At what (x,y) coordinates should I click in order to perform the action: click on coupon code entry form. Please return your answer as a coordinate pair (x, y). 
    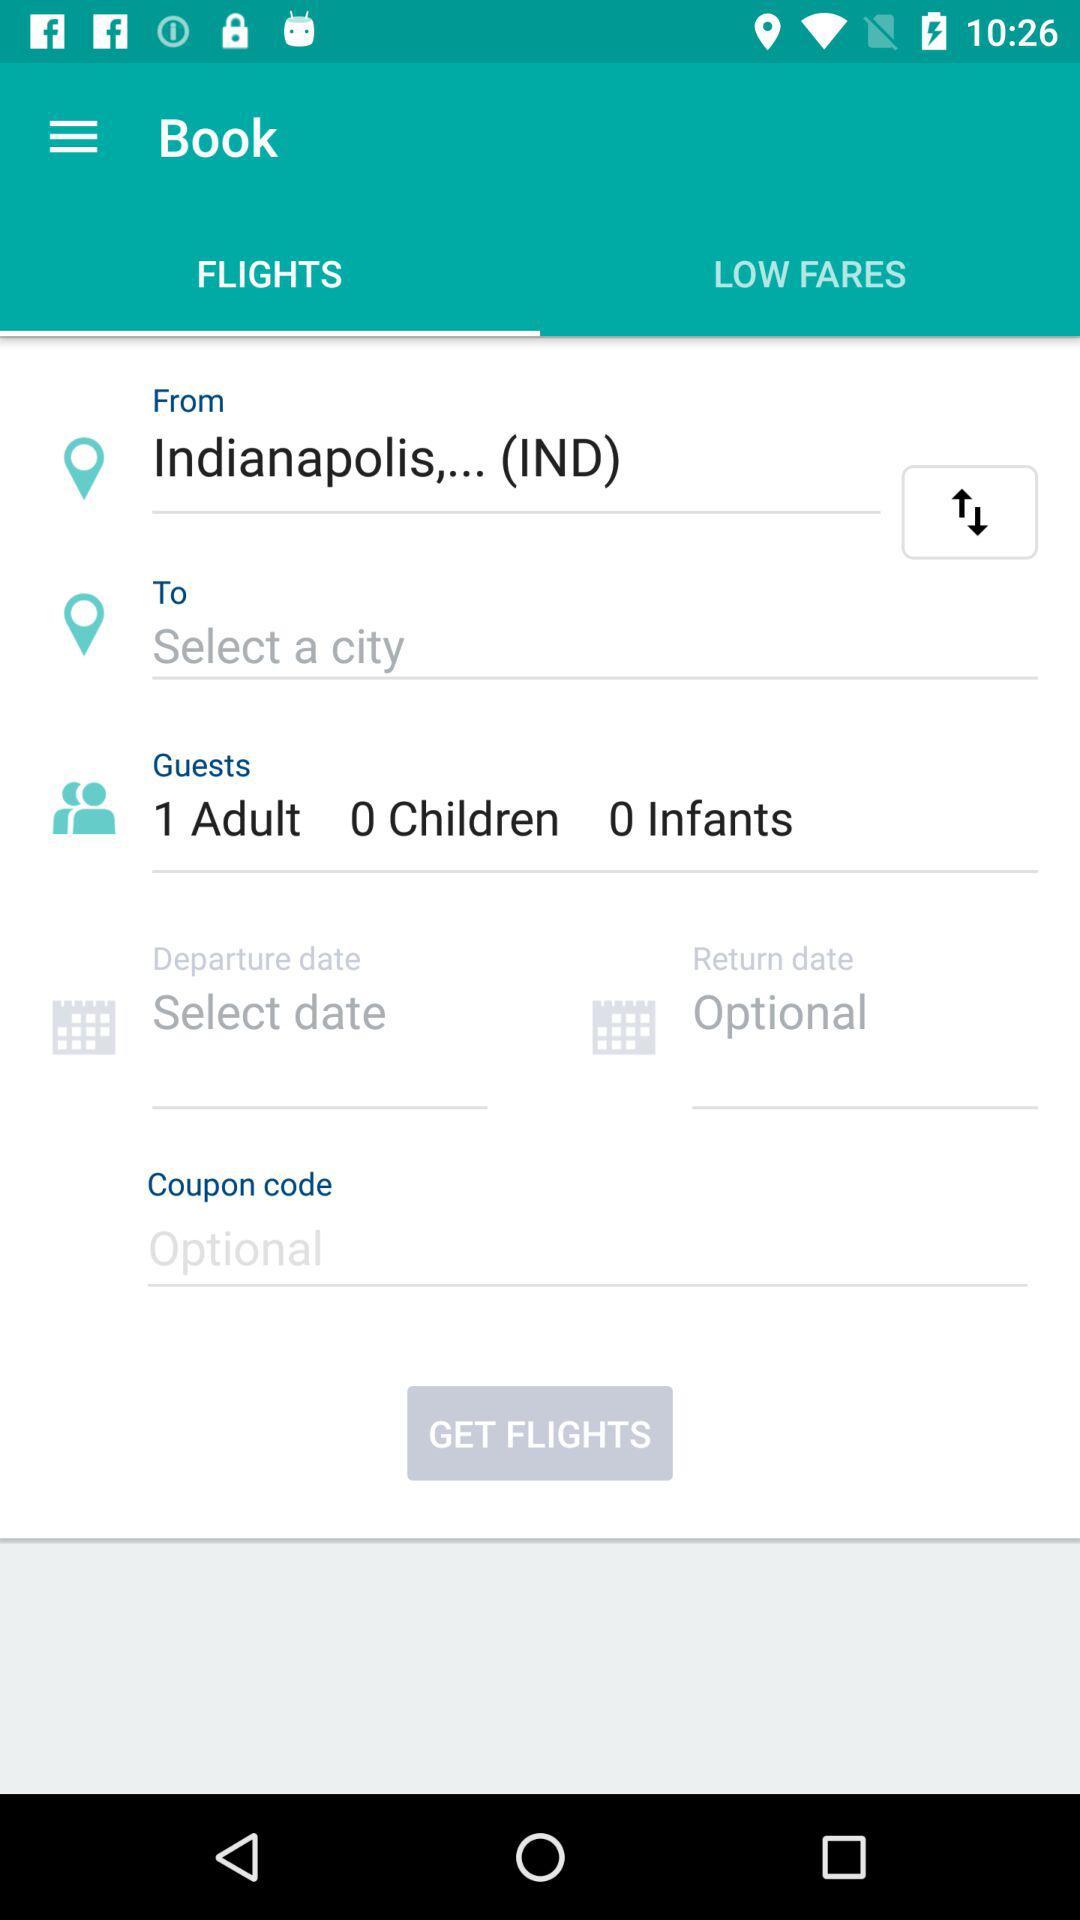
    Looking at the image, I should click on (591, 1254).